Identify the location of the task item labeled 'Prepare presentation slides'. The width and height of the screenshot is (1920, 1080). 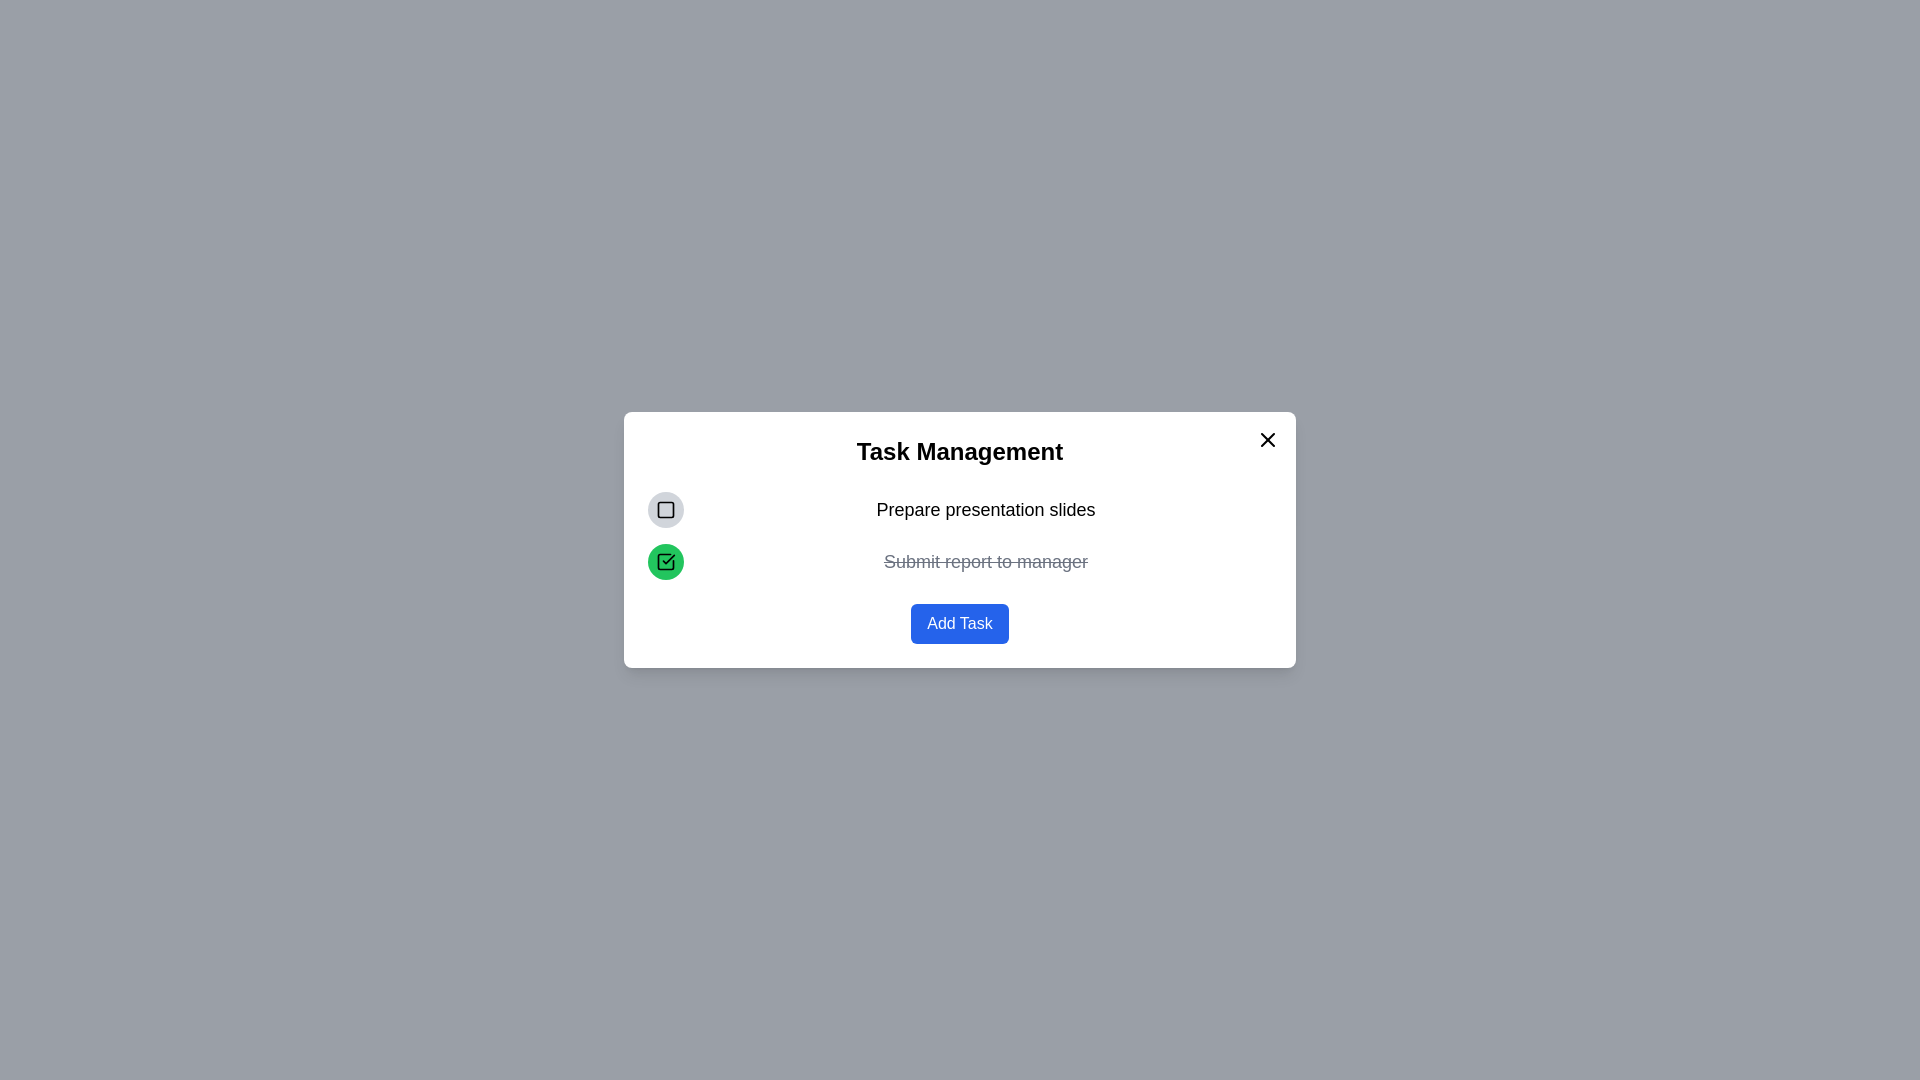
(960, 508).